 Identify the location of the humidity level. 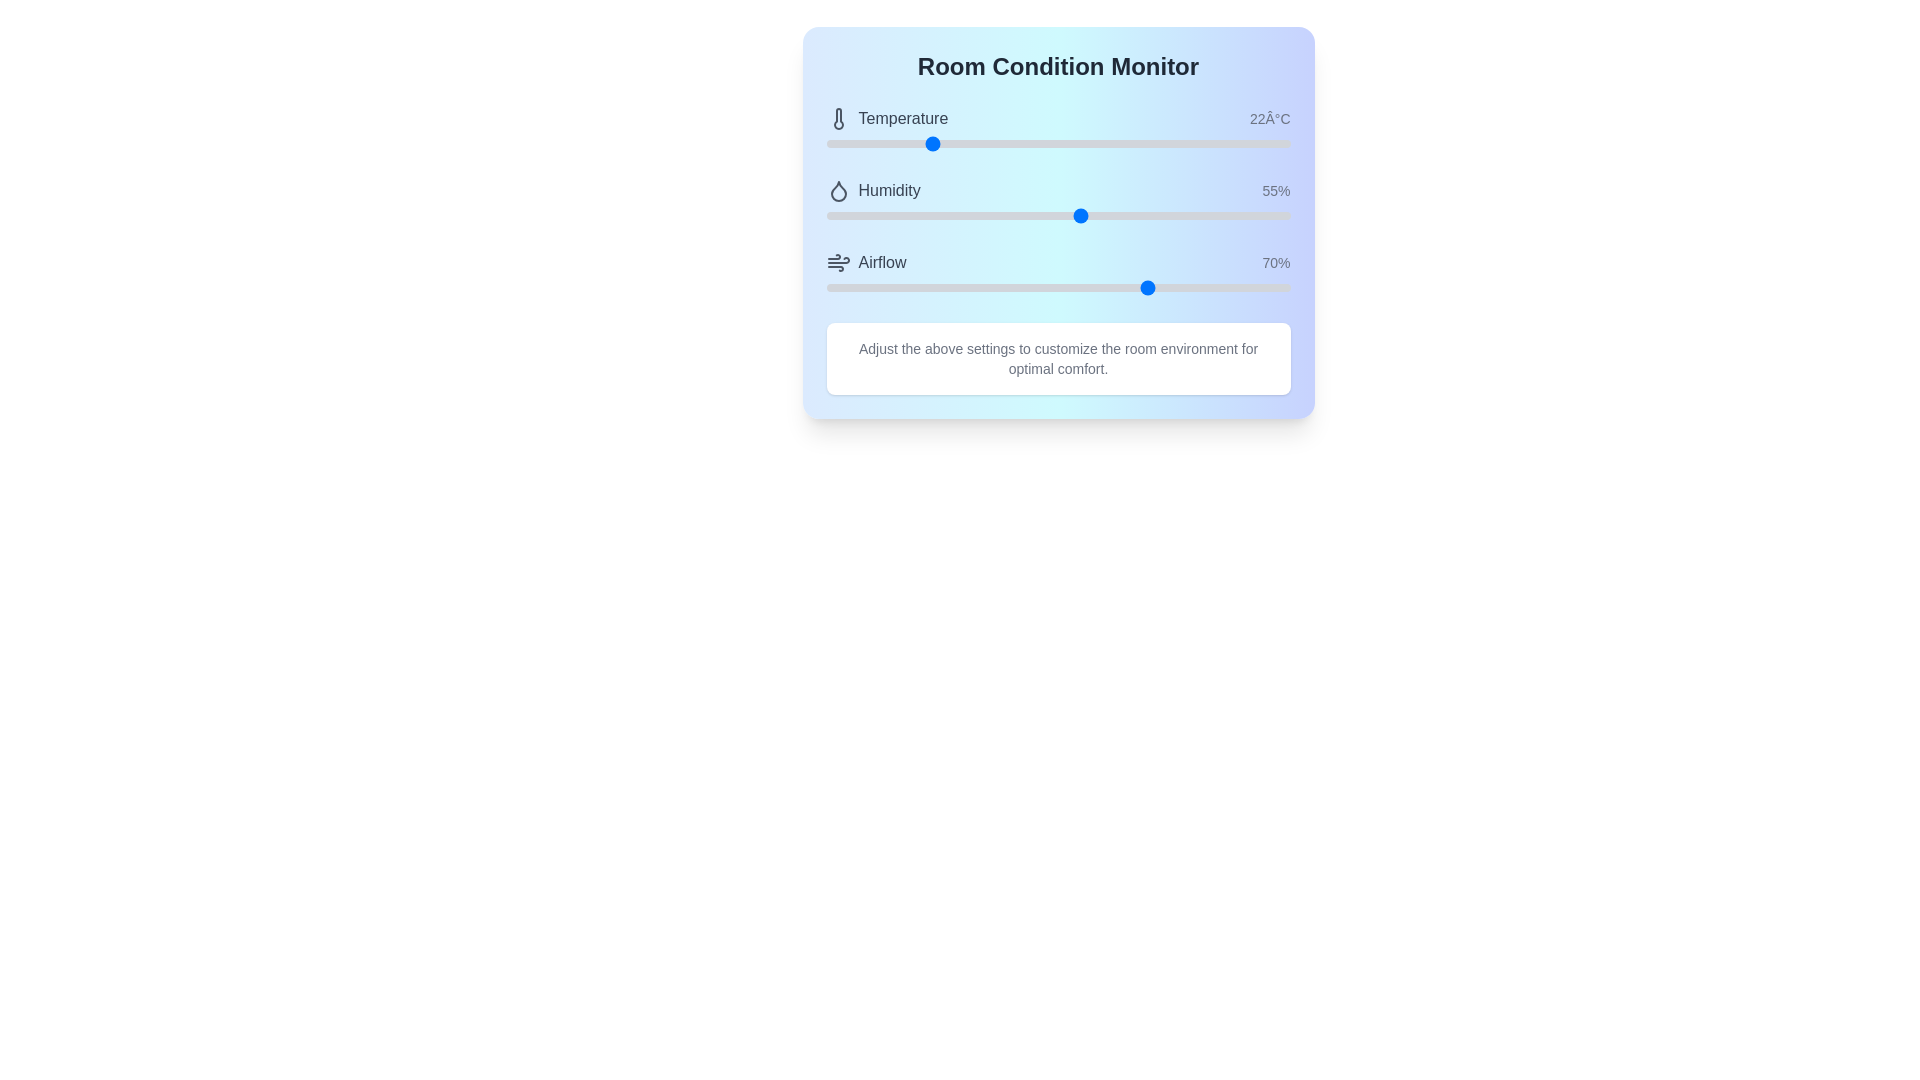
(932, 216).